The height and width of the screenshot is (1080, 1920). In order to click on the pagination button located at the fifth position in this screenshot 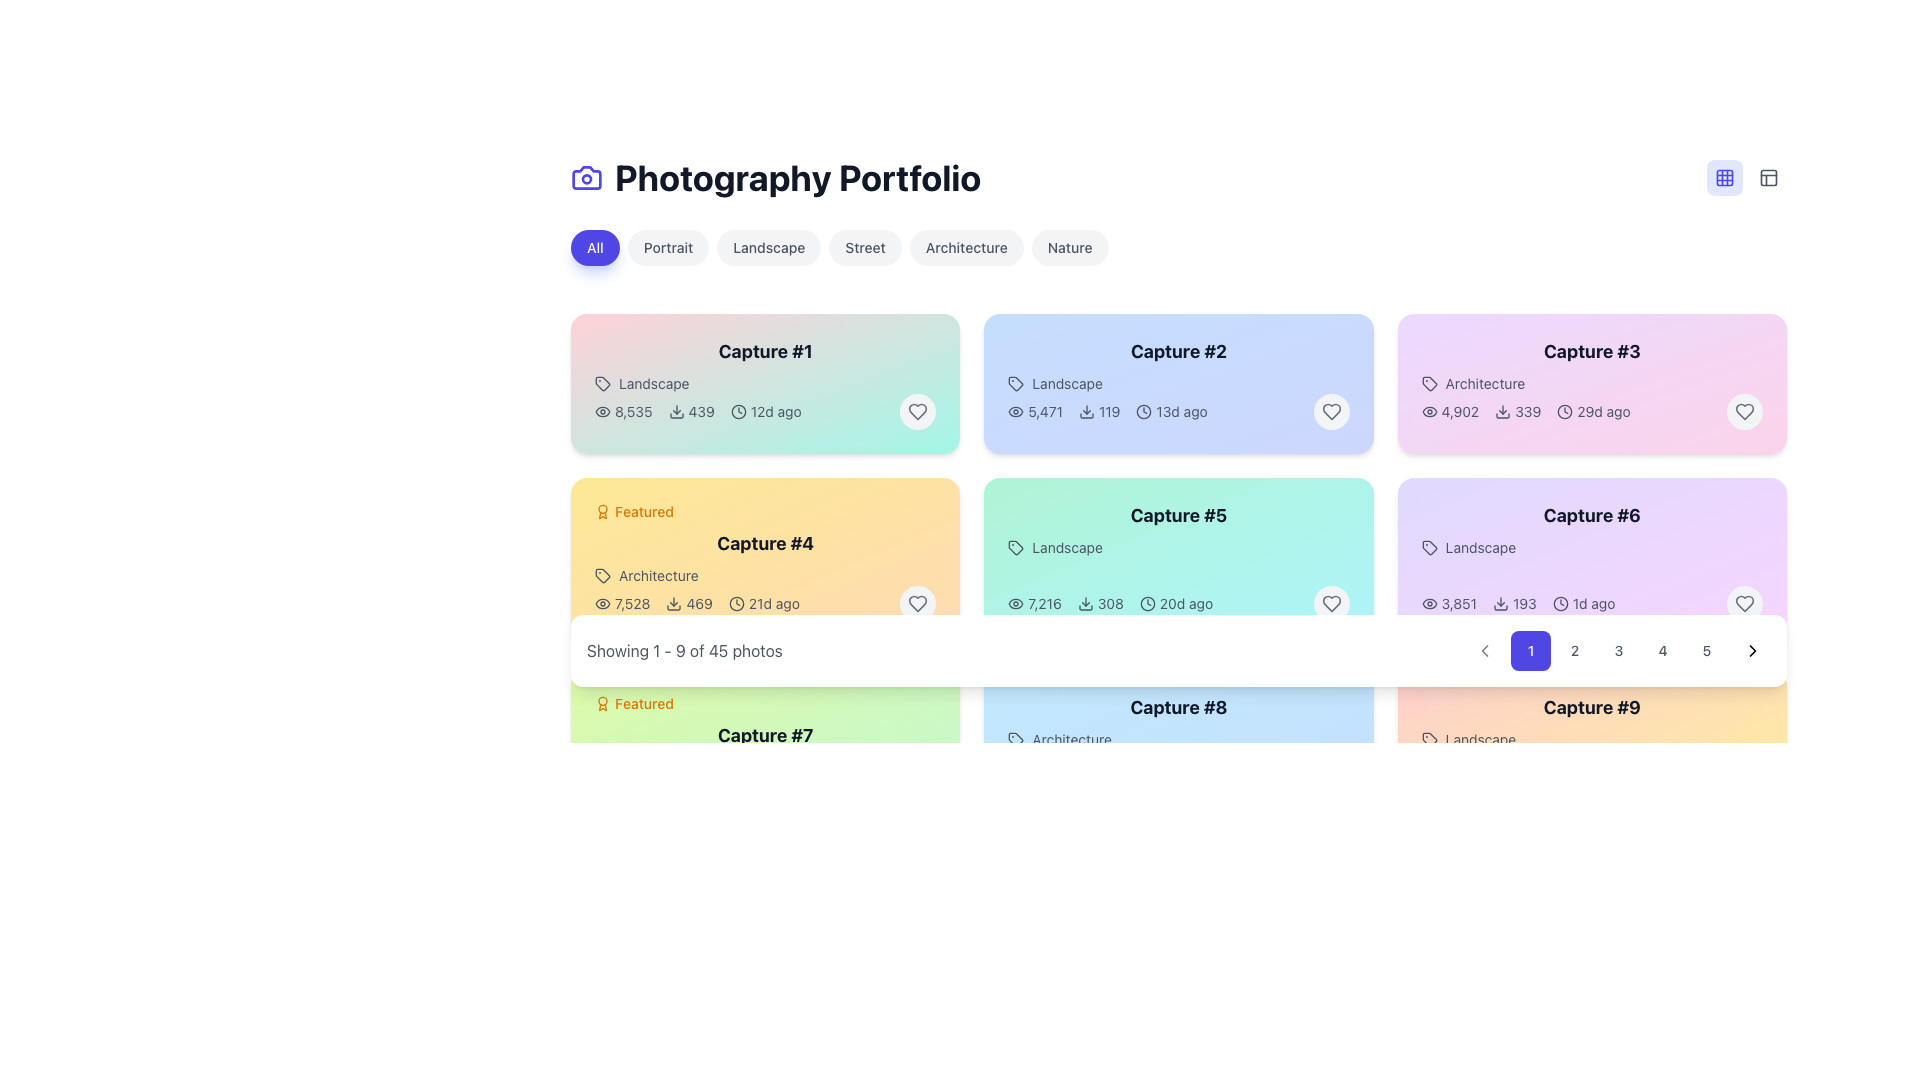, I will do `click(1706, 651)`.